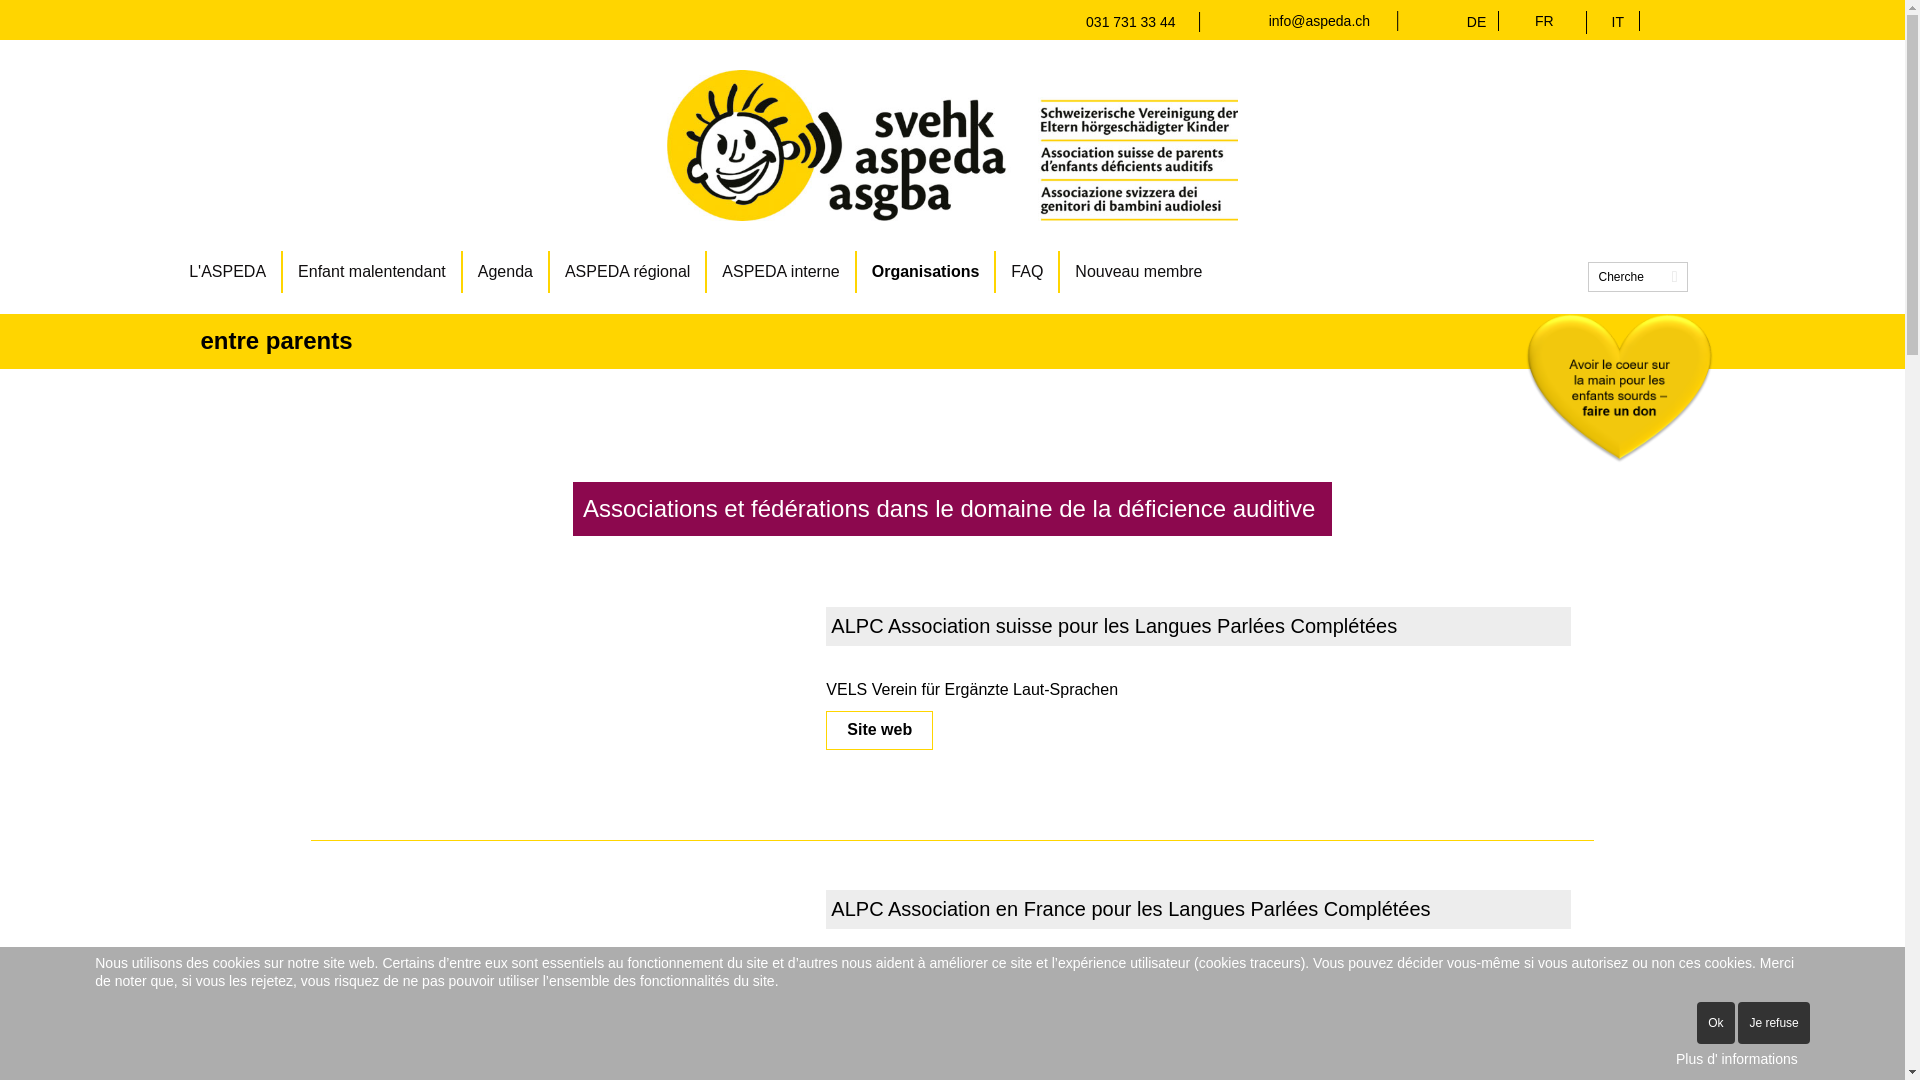 The width and height of the screenshot is (1920, 1080). What do you see at coordinates (1138, 272) in the screenshot?
I see `'Nouveau membre'` at bounding box center [1138, 272].